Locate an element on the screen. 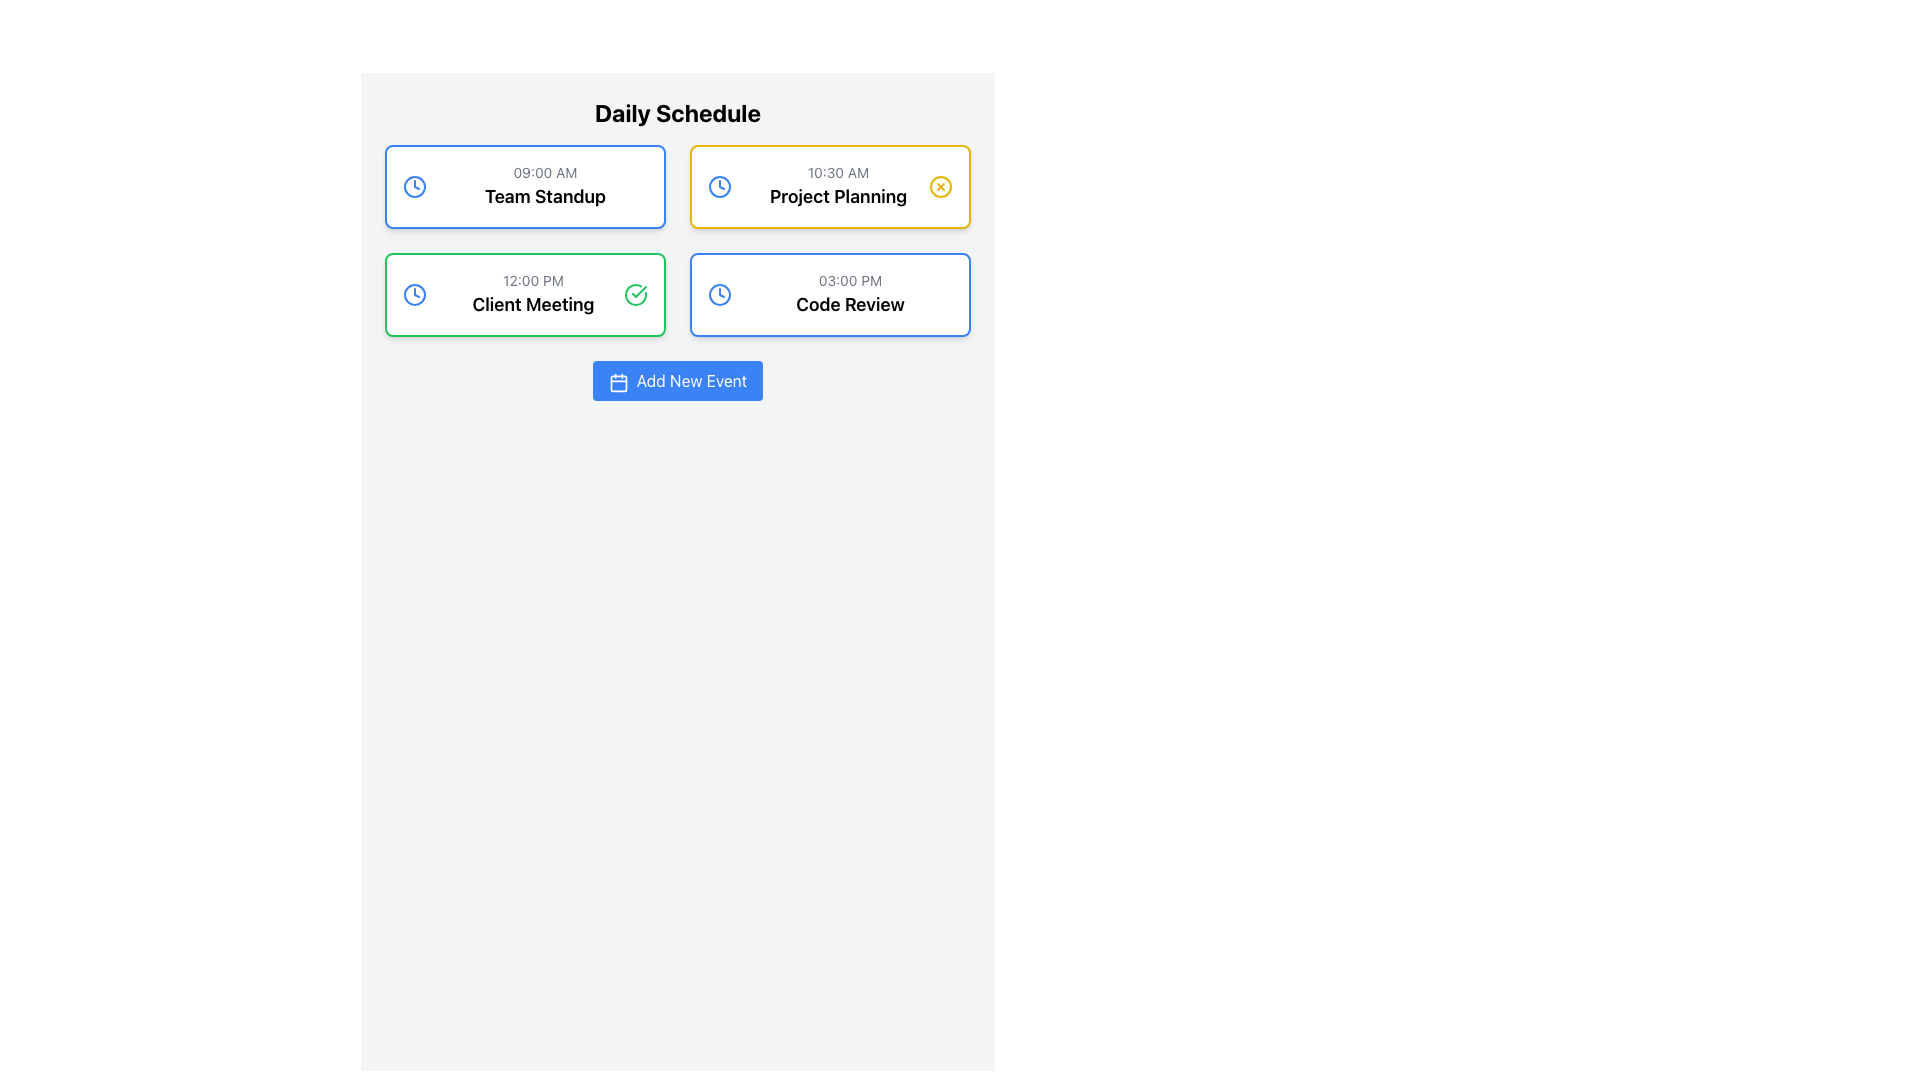  the yellow circle graphical icon with a thin outline and an 'X' shape, located near the top-right corner of the 'Project Planning' event box is located at coordinates (939, 186).